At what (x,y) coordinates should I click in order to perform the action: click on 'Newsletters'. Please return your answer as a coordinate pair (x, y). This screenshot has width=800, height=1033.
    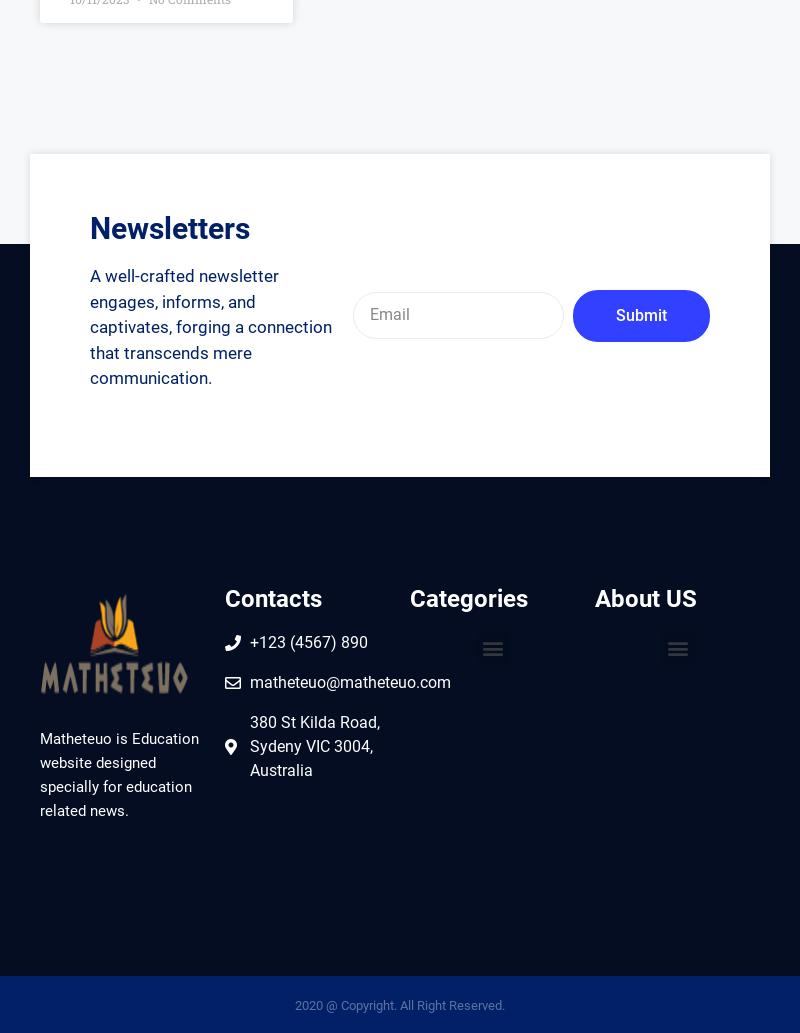
    Looking at the image, I should click on (169, 227).